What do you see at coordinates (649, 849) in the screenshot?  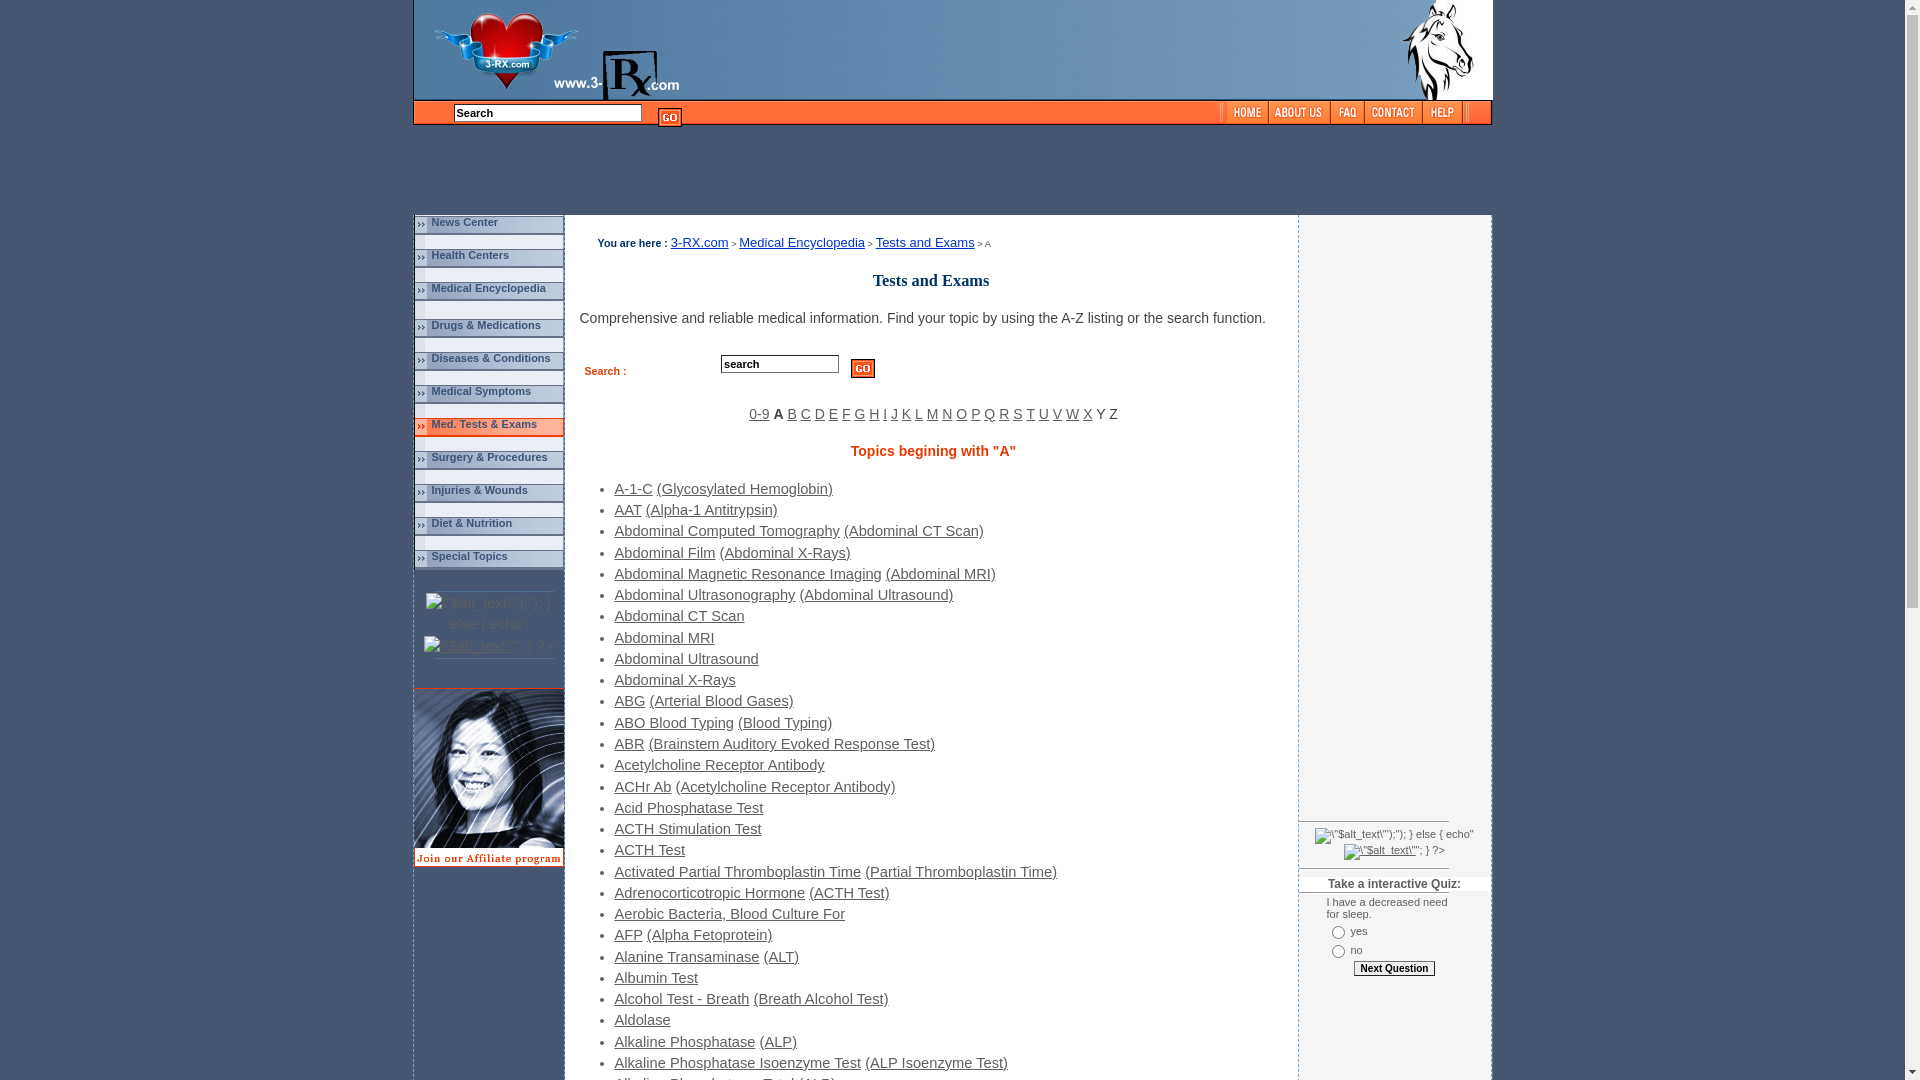 I see `'ACTH Test'` at bounding box center [649, 849].